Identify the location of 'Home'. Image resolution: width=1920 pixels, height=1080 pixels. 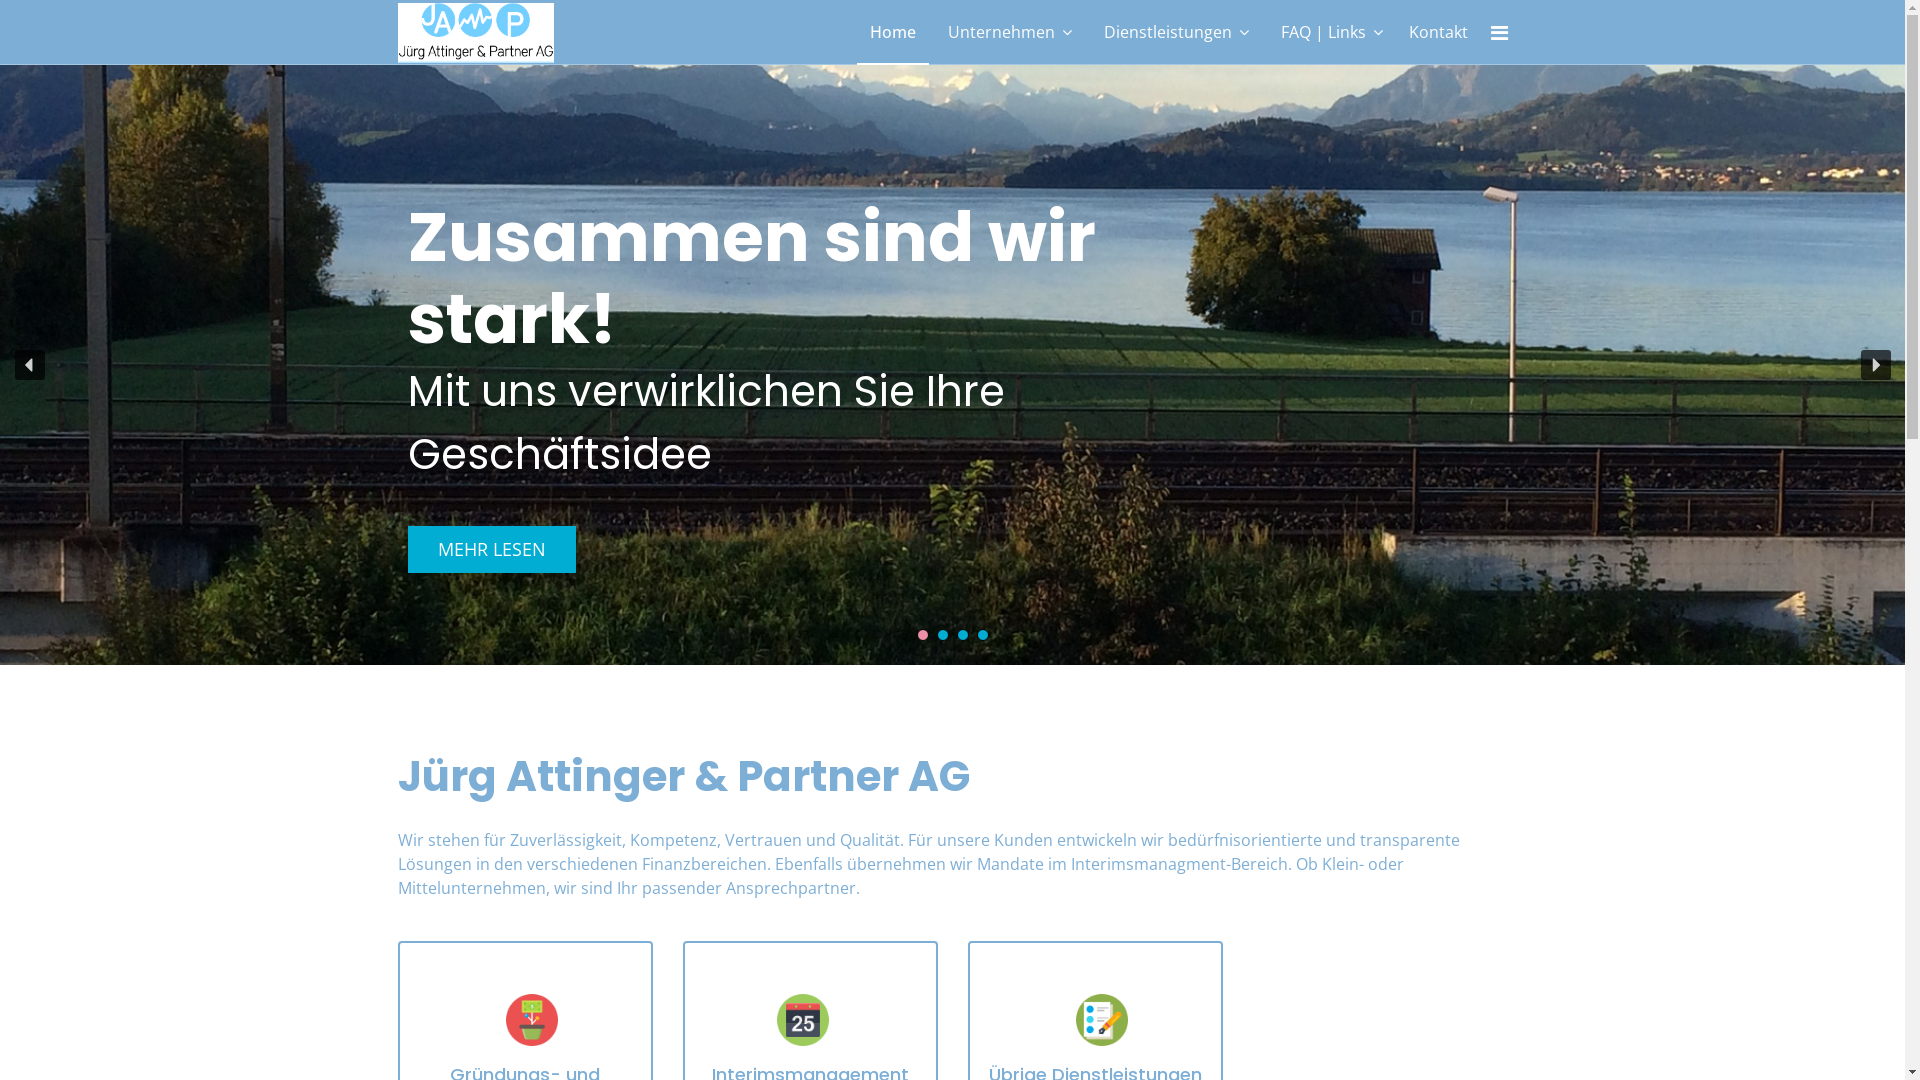
(891, 32).